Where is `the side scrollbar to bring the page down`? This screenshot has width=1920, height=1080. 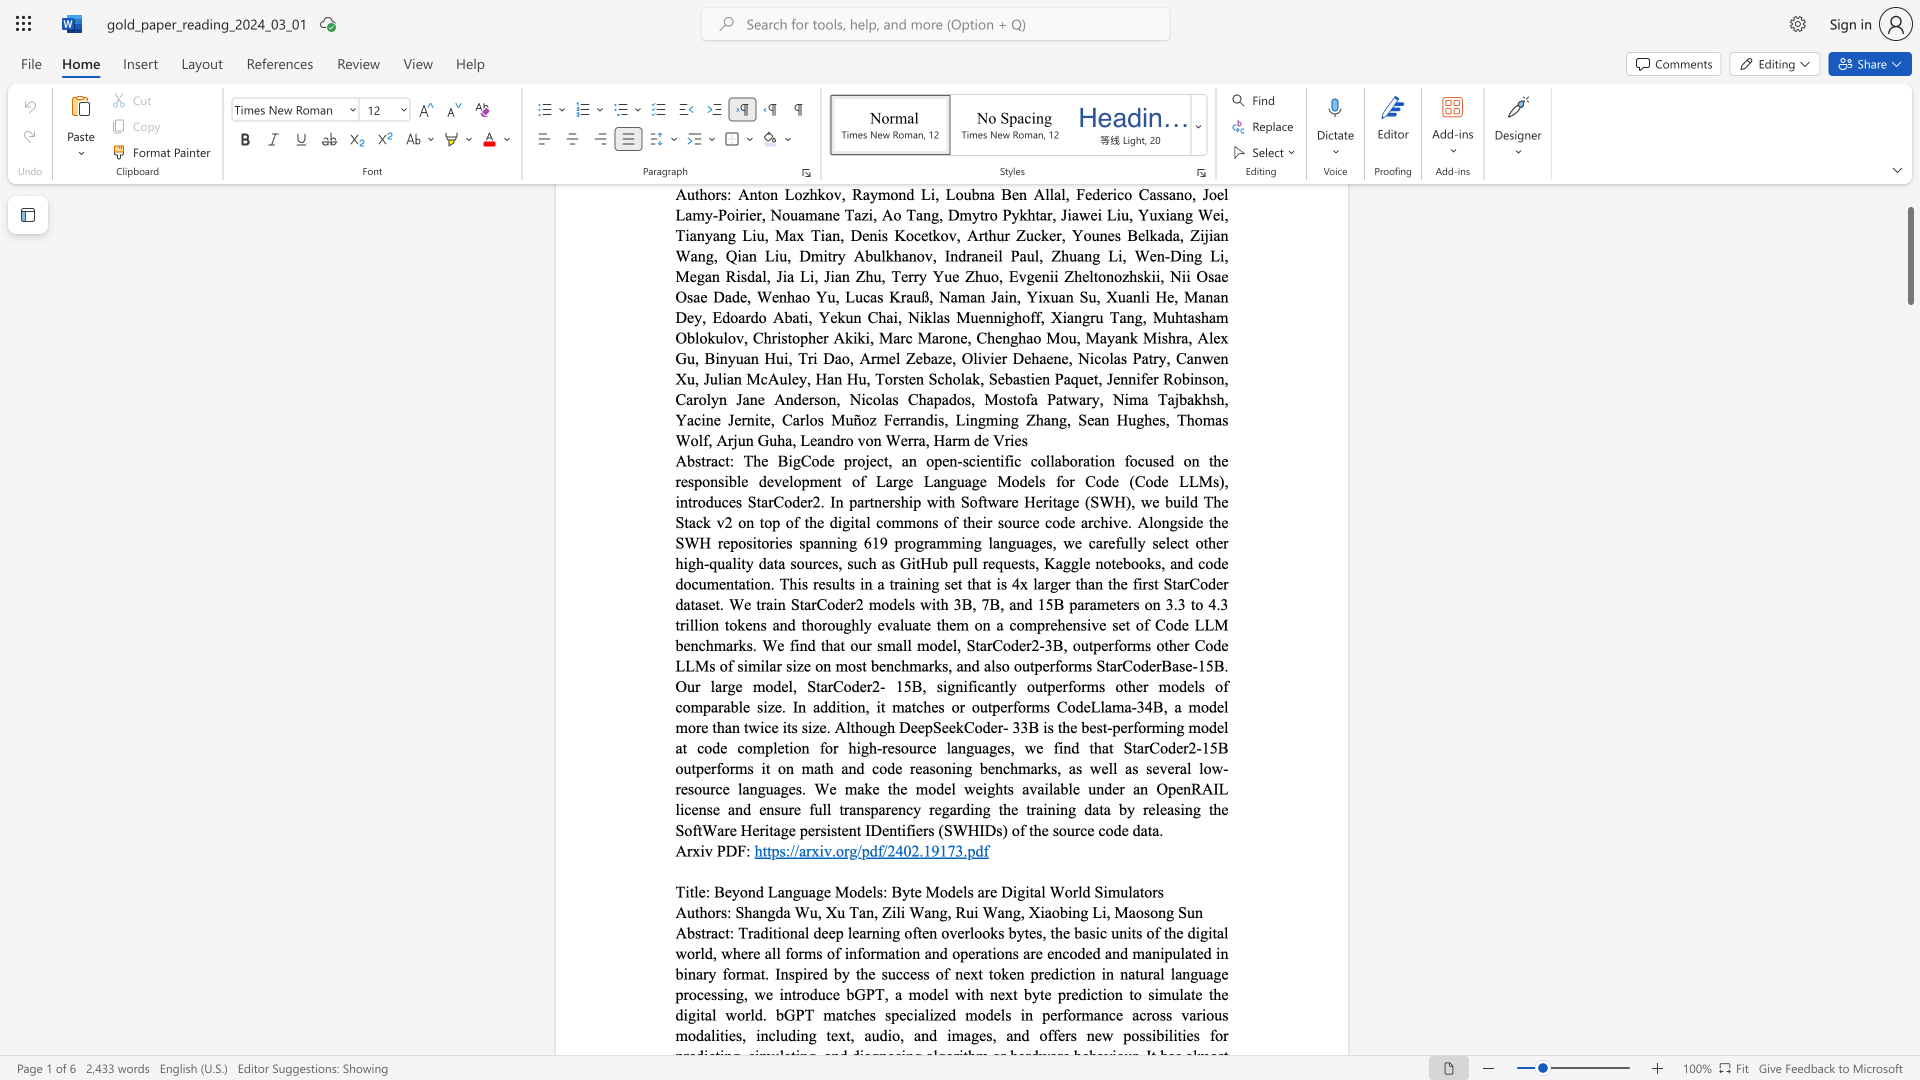
the side scrollbar to bring the page down is located at coordinates (1909, 589).